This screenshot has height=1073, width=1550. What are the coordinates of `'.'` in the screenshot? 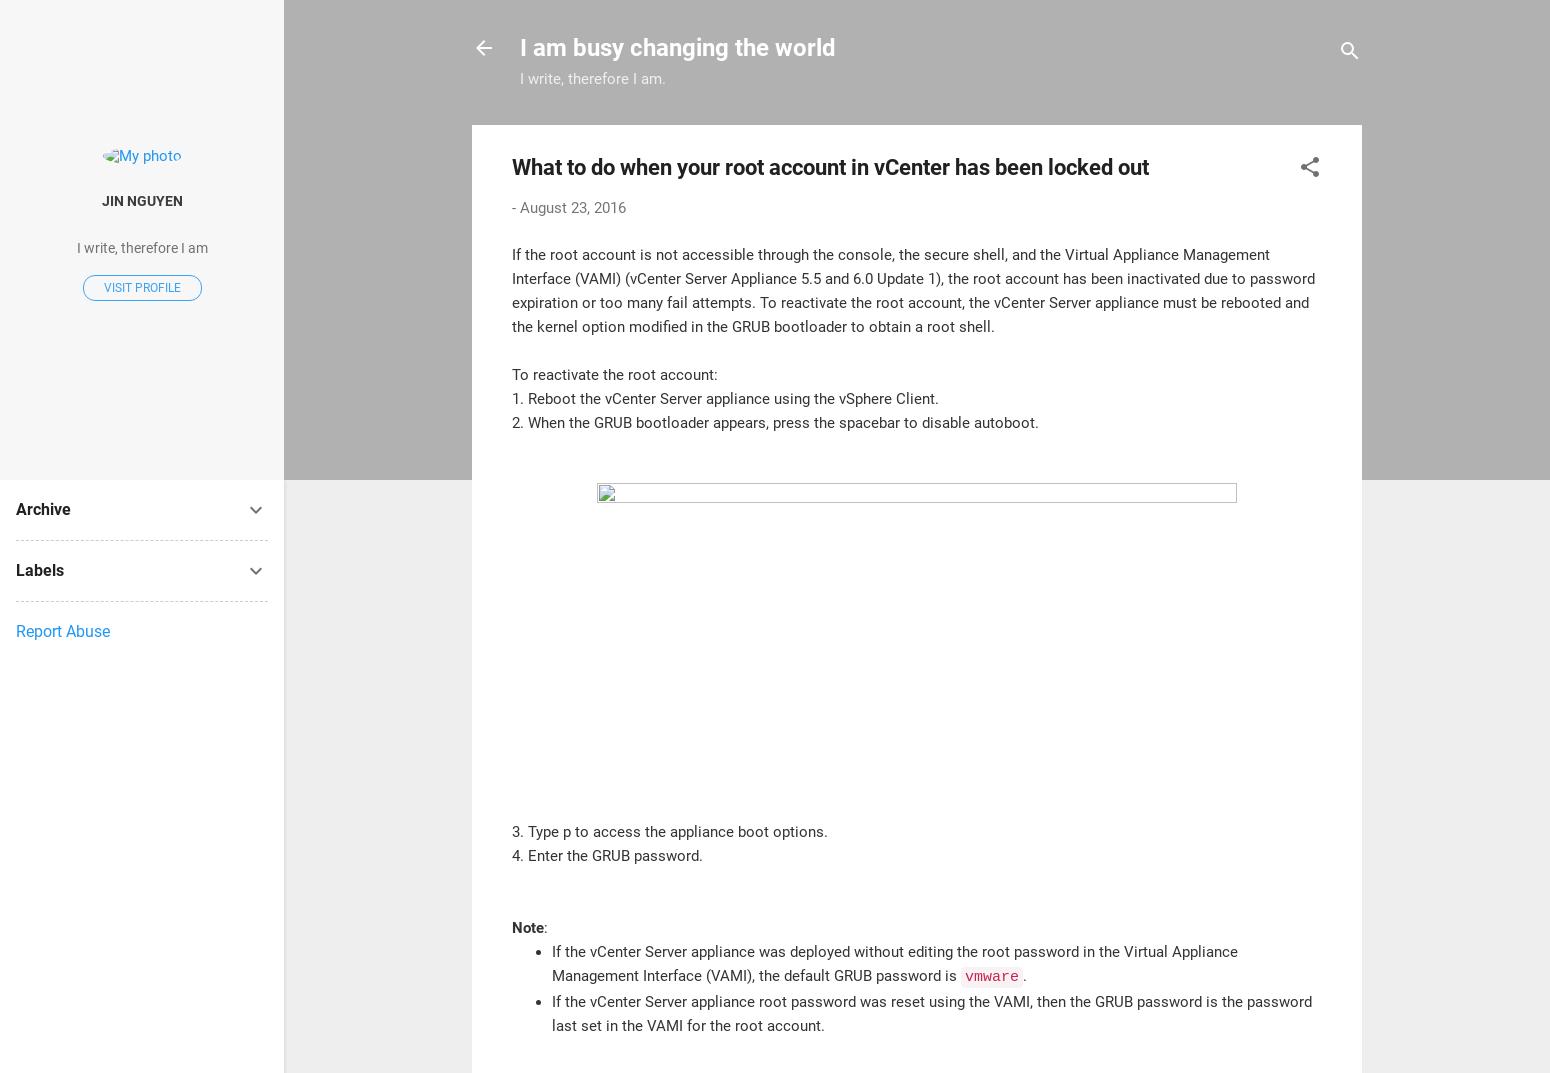 It's located at (1025, 974).